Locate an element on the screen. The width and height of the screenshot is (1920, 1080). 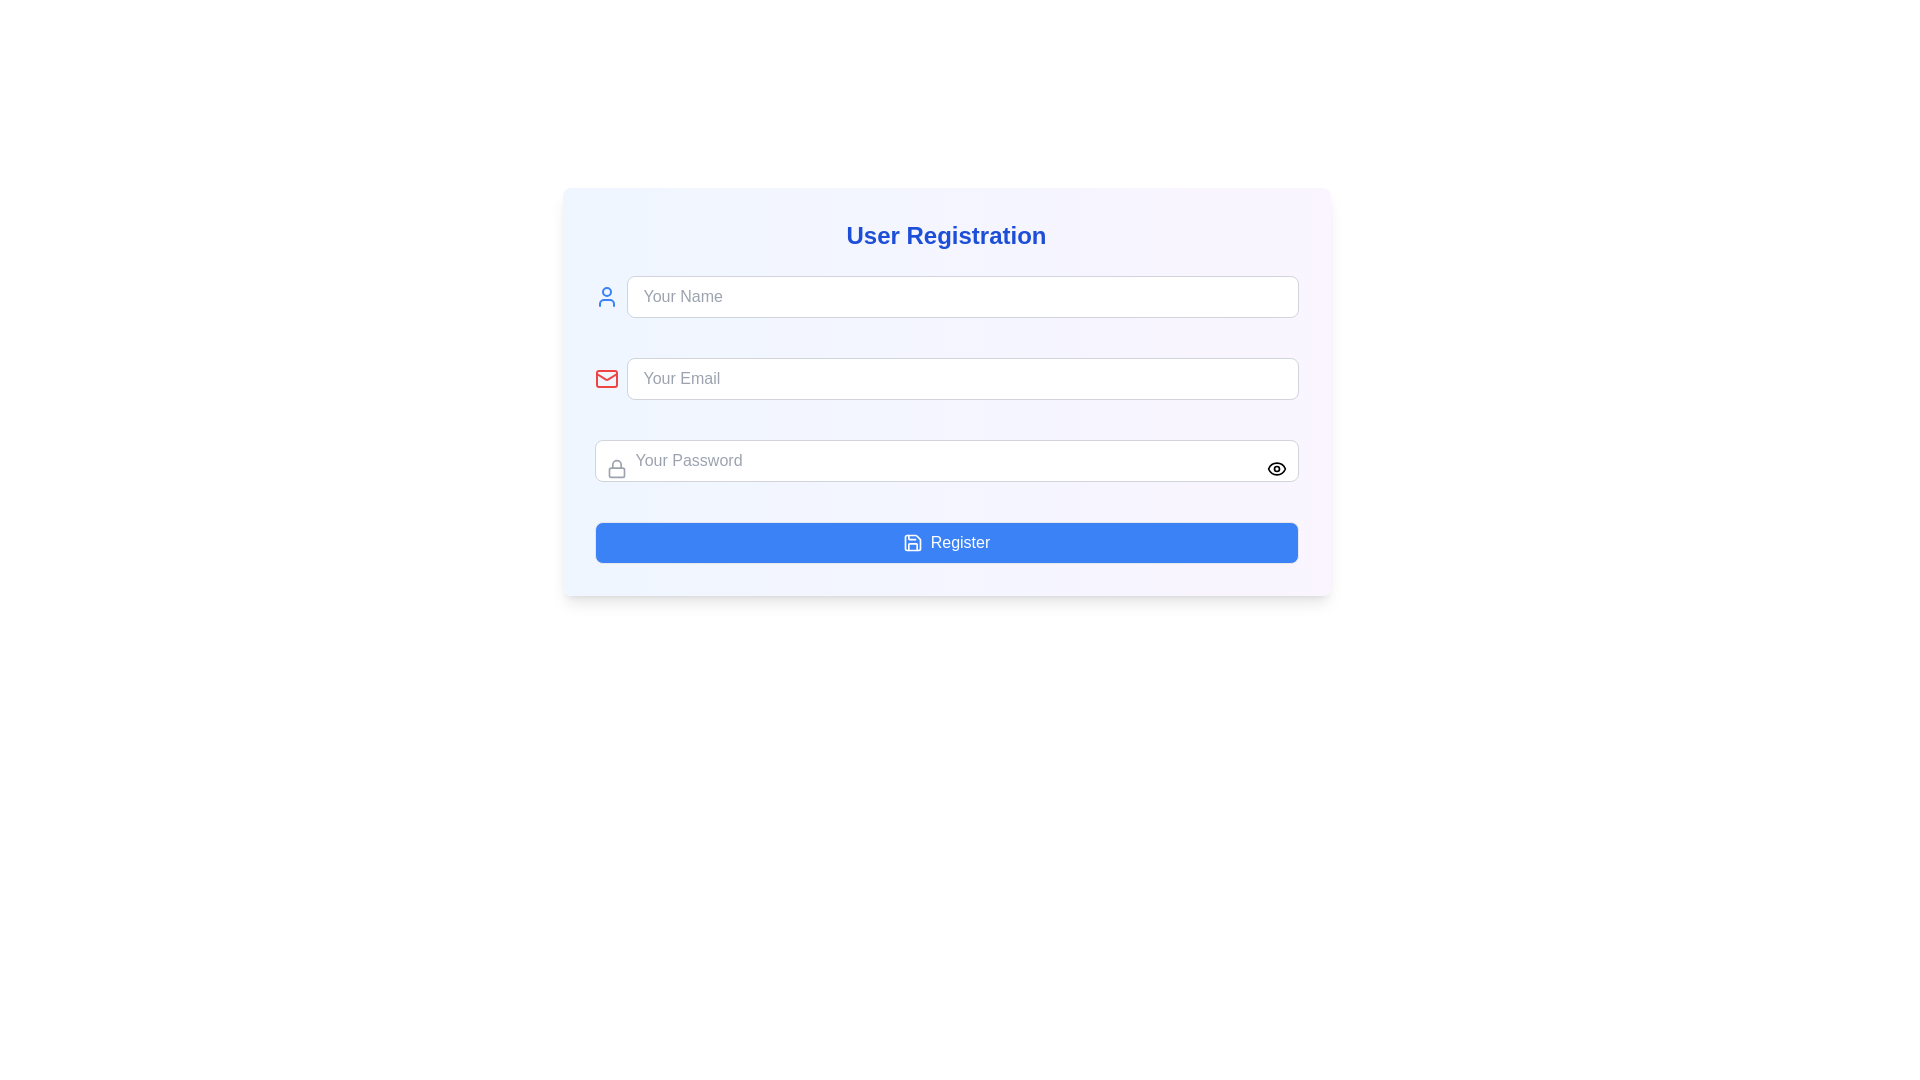
the header text element styled with large, bold, blue font reading 'User Registration', which is centrally aligned at the top of the registration form is located at coordinates (945, 234).